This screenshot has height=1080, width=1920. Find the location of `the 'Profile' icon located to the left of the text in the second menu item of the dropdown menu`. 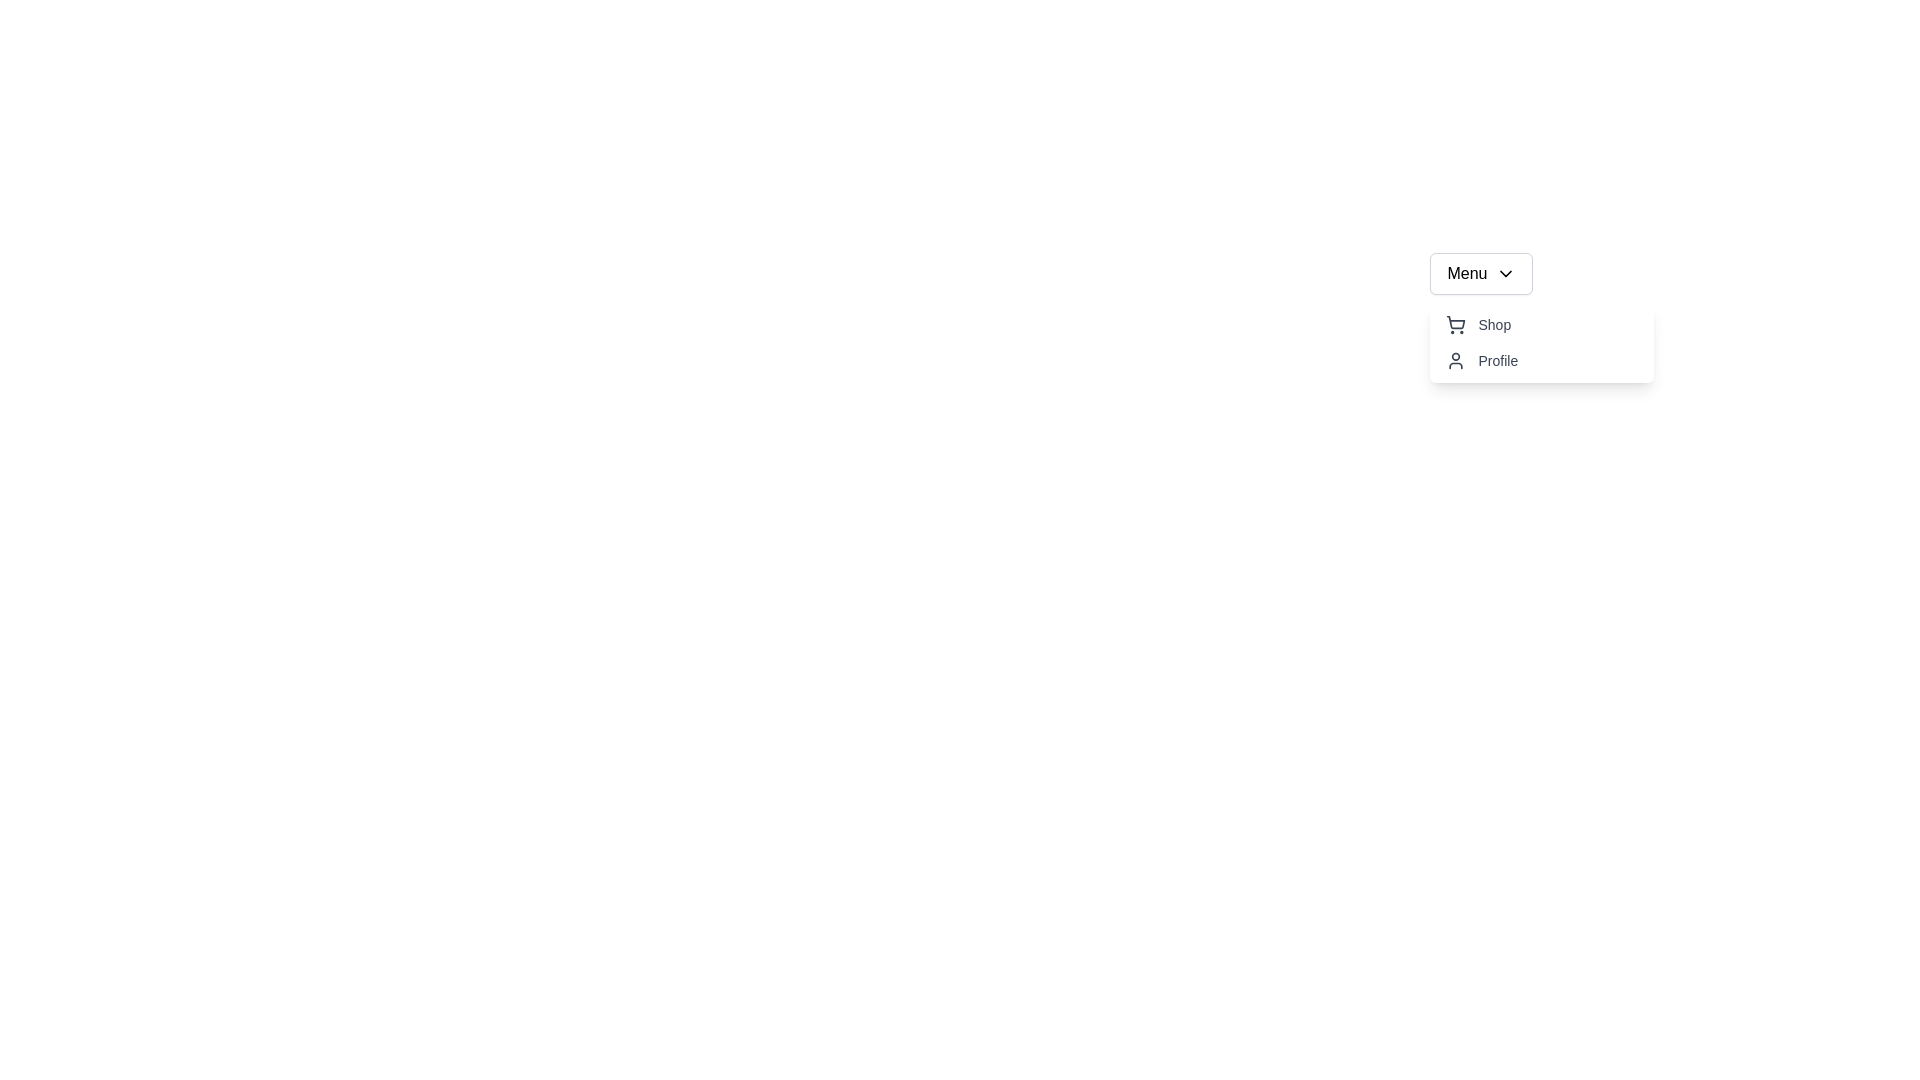

the 'Profile' icon located to the left of the text in the second menu item of the dropdown menu is located at coordinates (1456, 361).